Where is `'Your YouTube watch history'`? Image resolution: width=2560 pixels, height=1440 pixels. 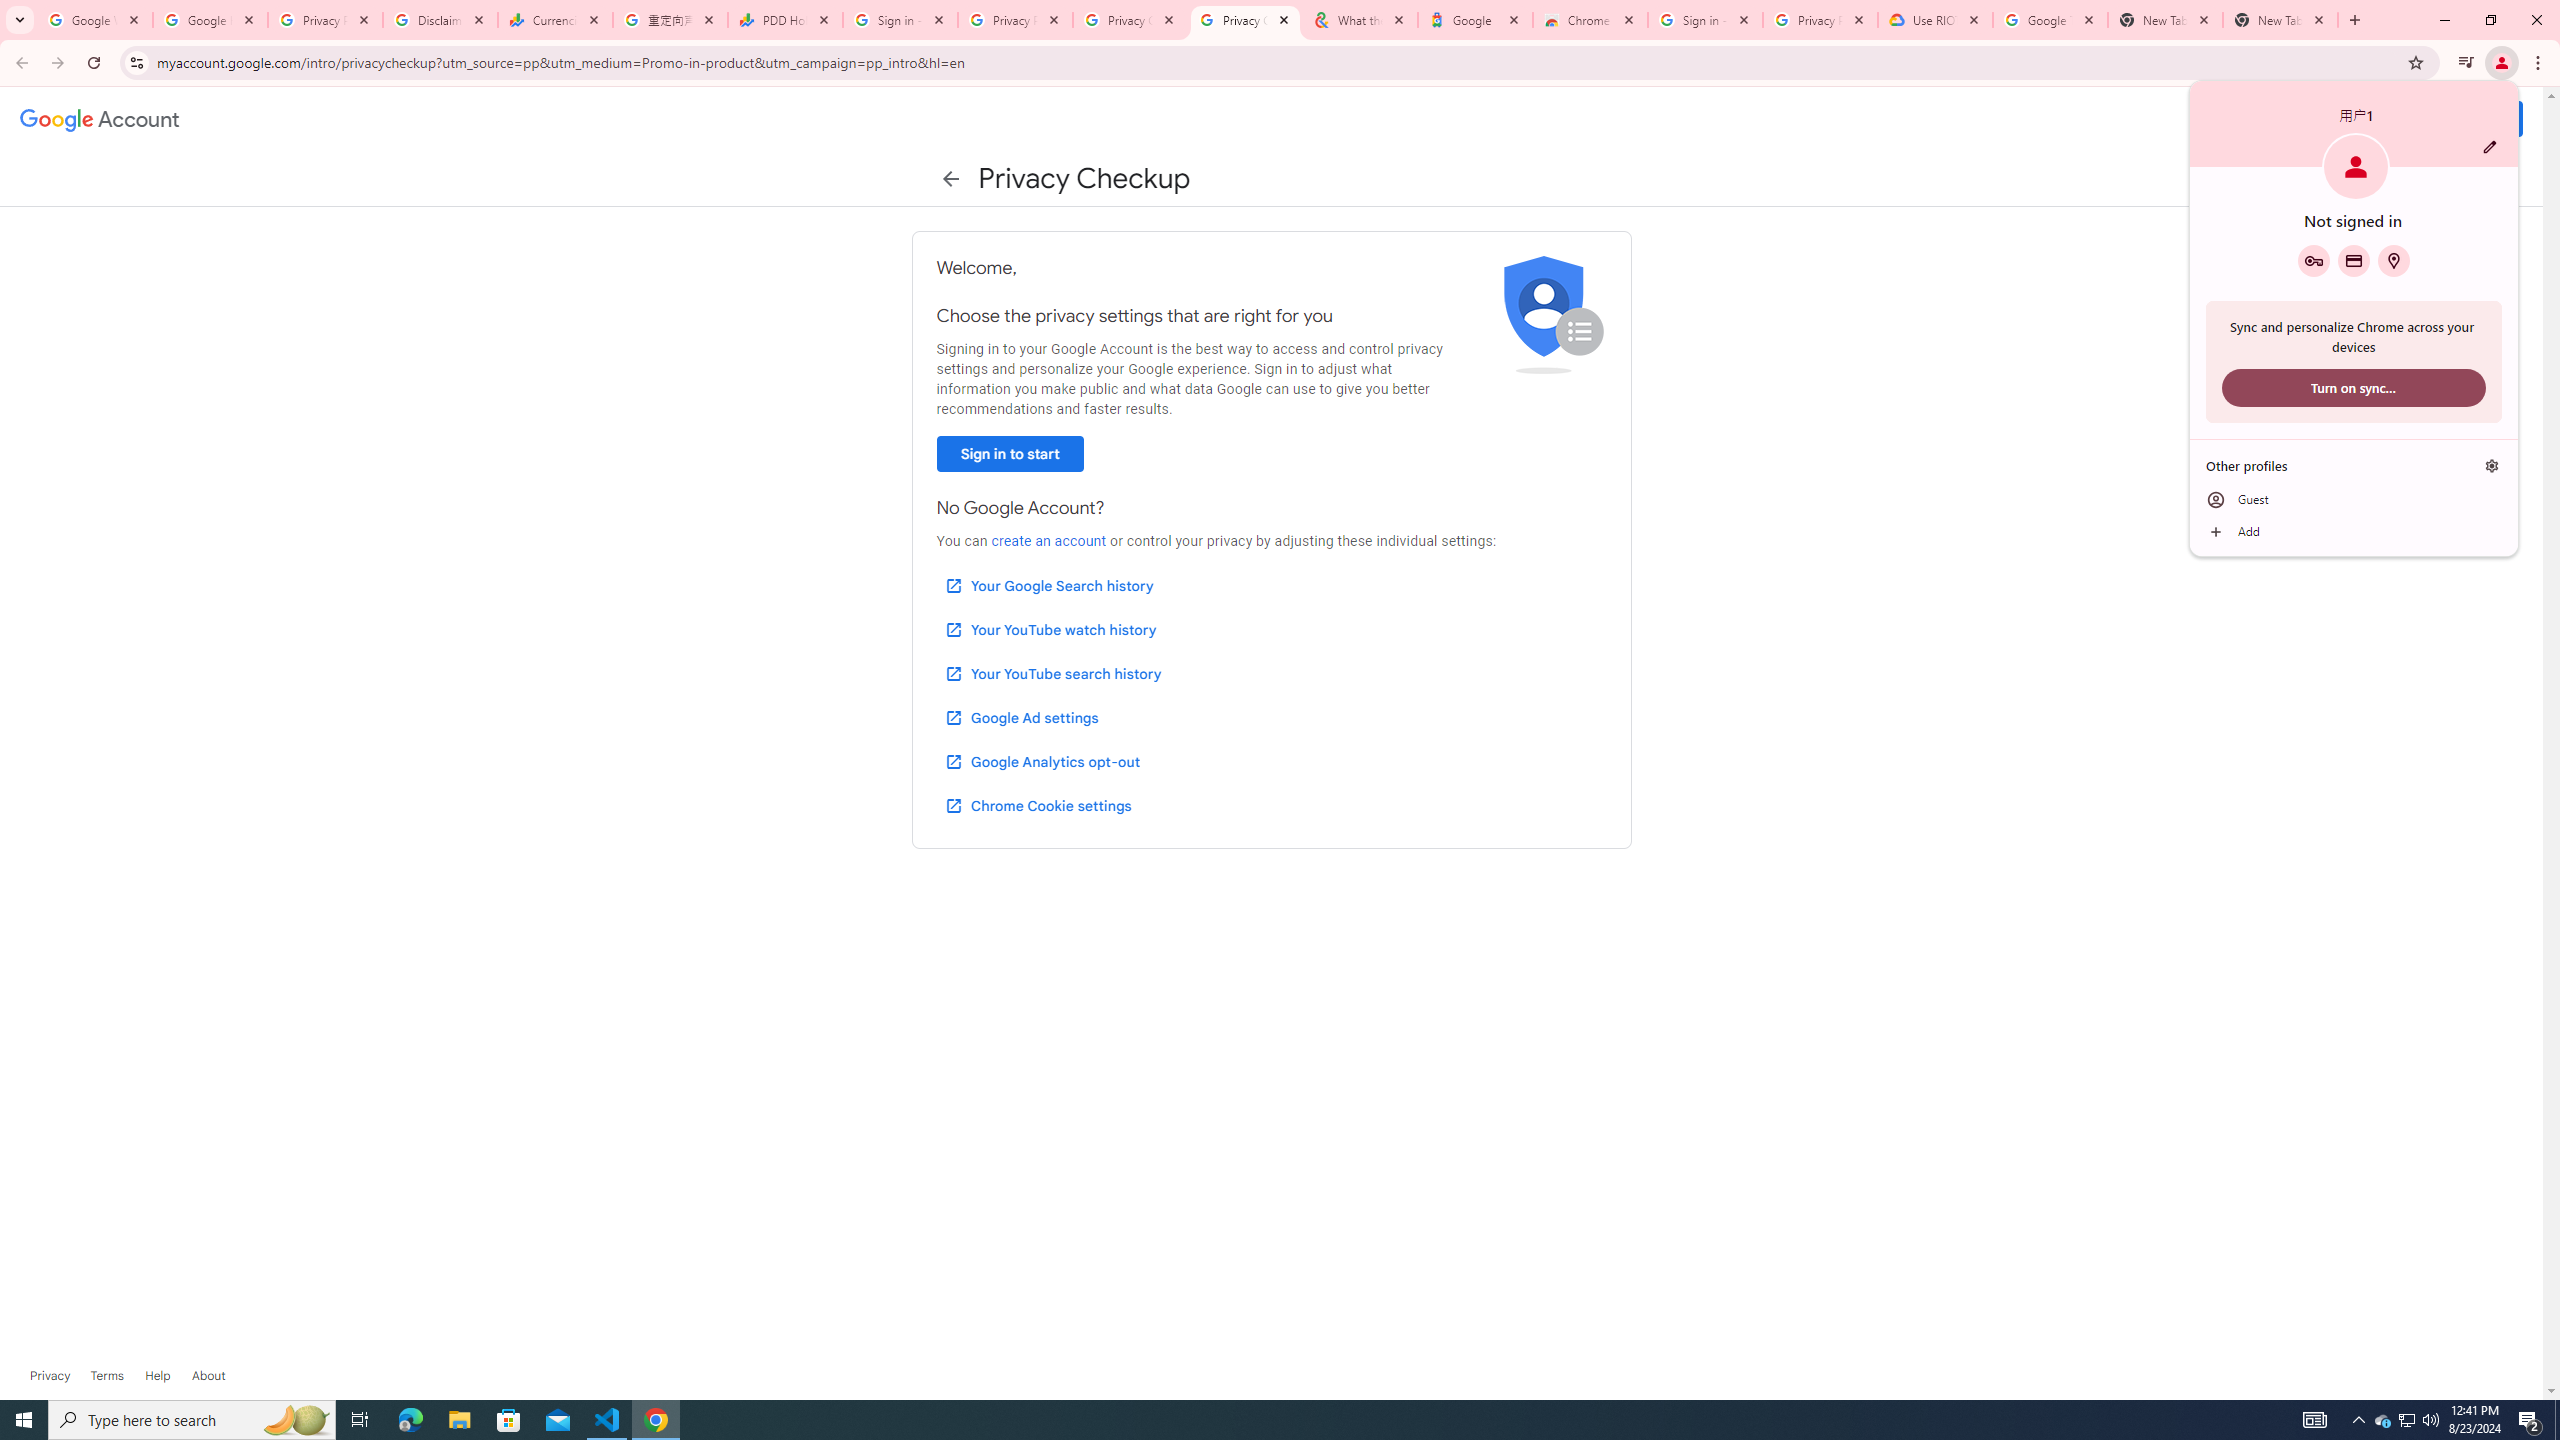 'Your YouTube watch history' is located at coordinates (1049, 629).